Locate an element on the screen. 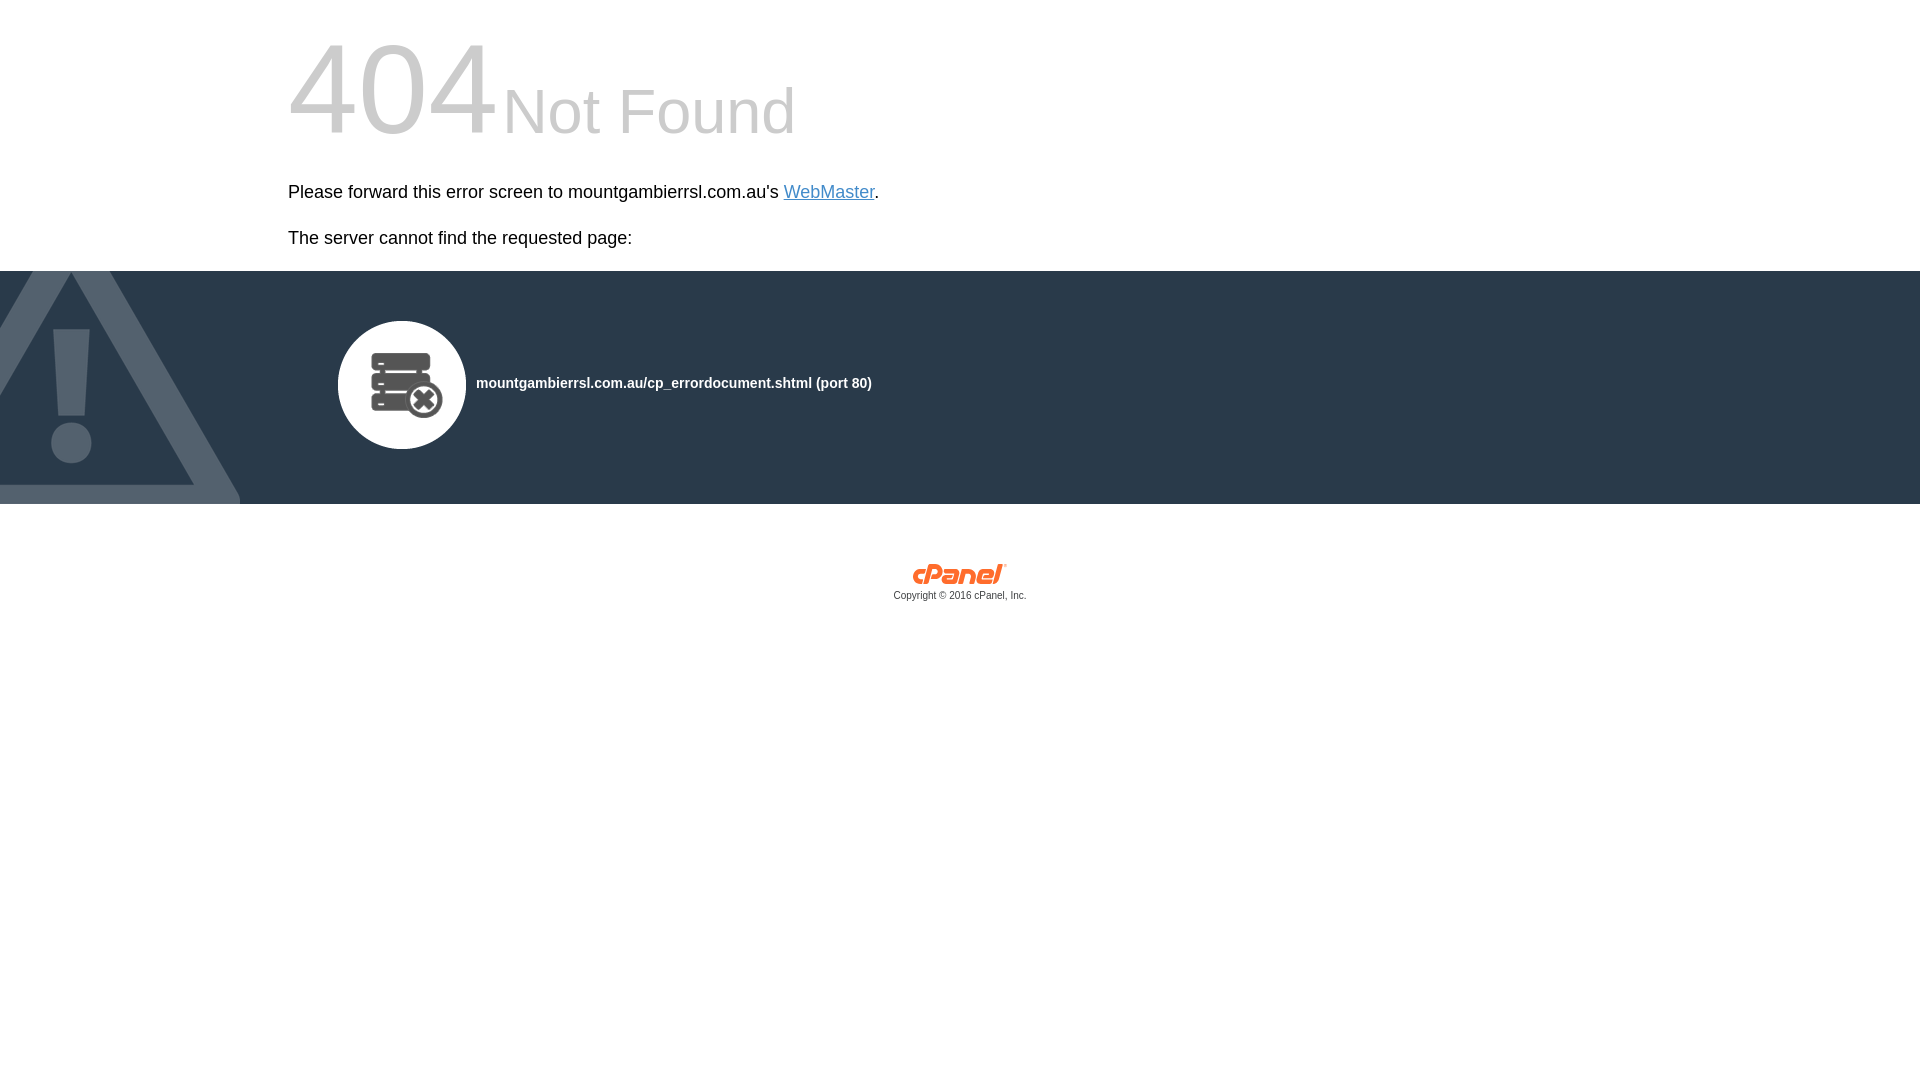 This screenshot has width=1920, height=1080. 'WebMaster' is located at coordinates (829, 192).